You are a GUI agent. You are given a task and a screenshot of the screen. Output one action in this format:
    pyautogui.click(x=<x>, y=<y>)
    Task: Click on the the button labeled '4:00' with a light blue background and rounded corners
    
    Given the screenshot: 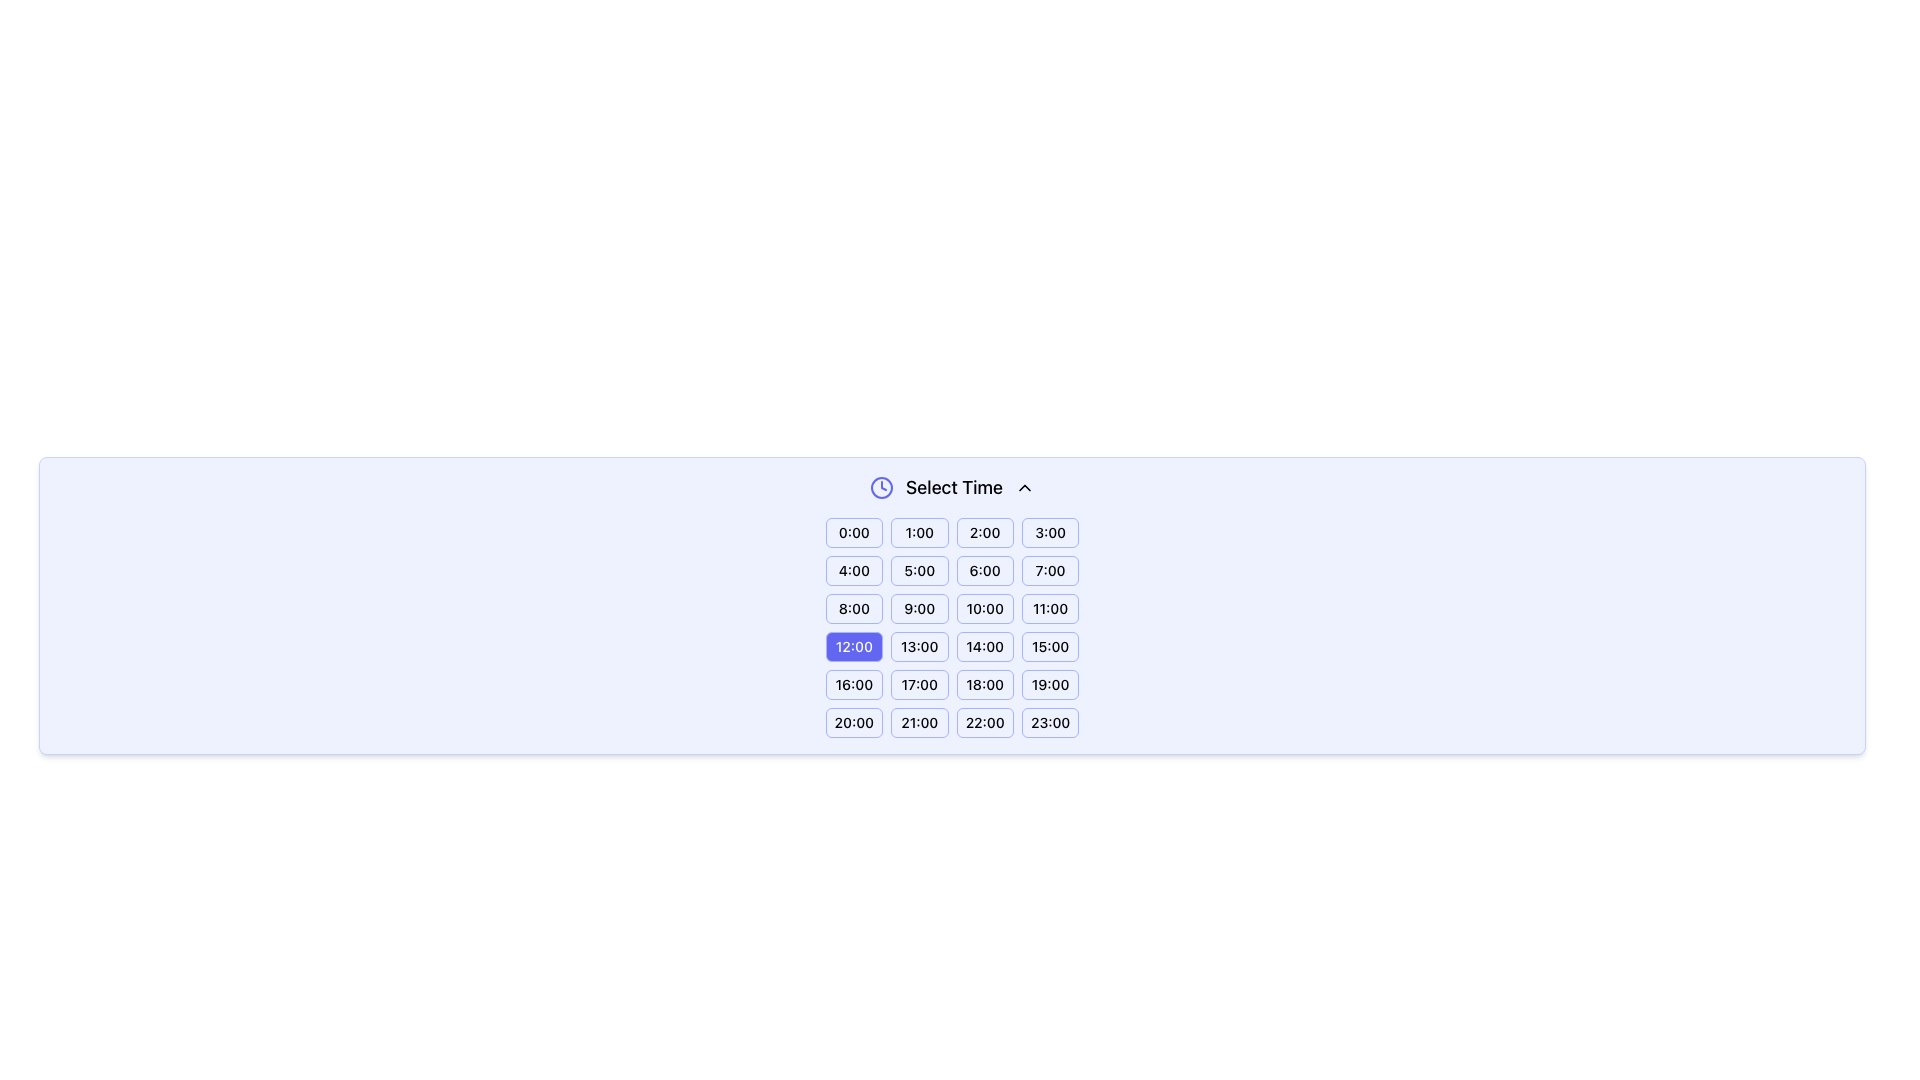 What is the action you would take?
    pyautogui.click(x=854, y=570)
    